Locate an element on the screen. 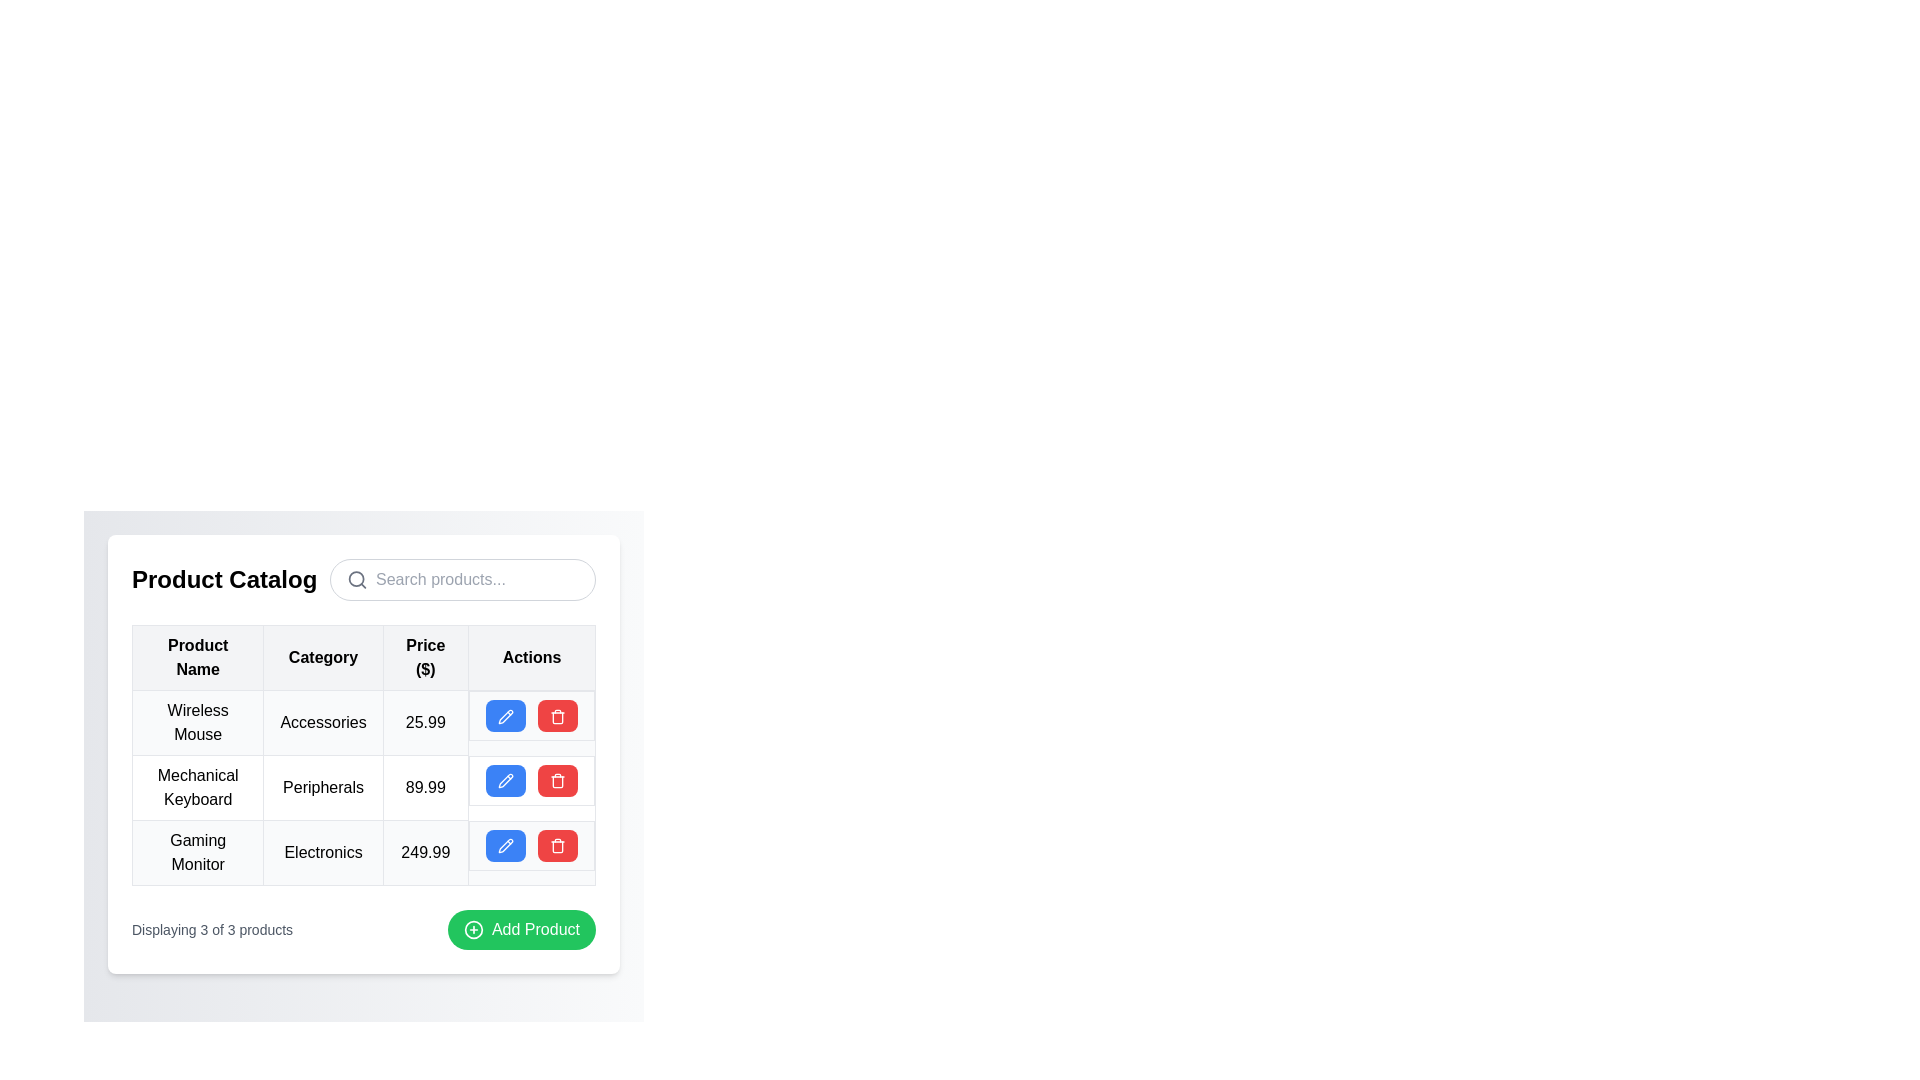 Image resolution: width=1920 pixels, height=1080 pixels. displayed numerical value '89.99' from the text element in the 'Price ($)' column of the 'Mechanical Keyboard' row in the table is located at coordinates (424, 786).